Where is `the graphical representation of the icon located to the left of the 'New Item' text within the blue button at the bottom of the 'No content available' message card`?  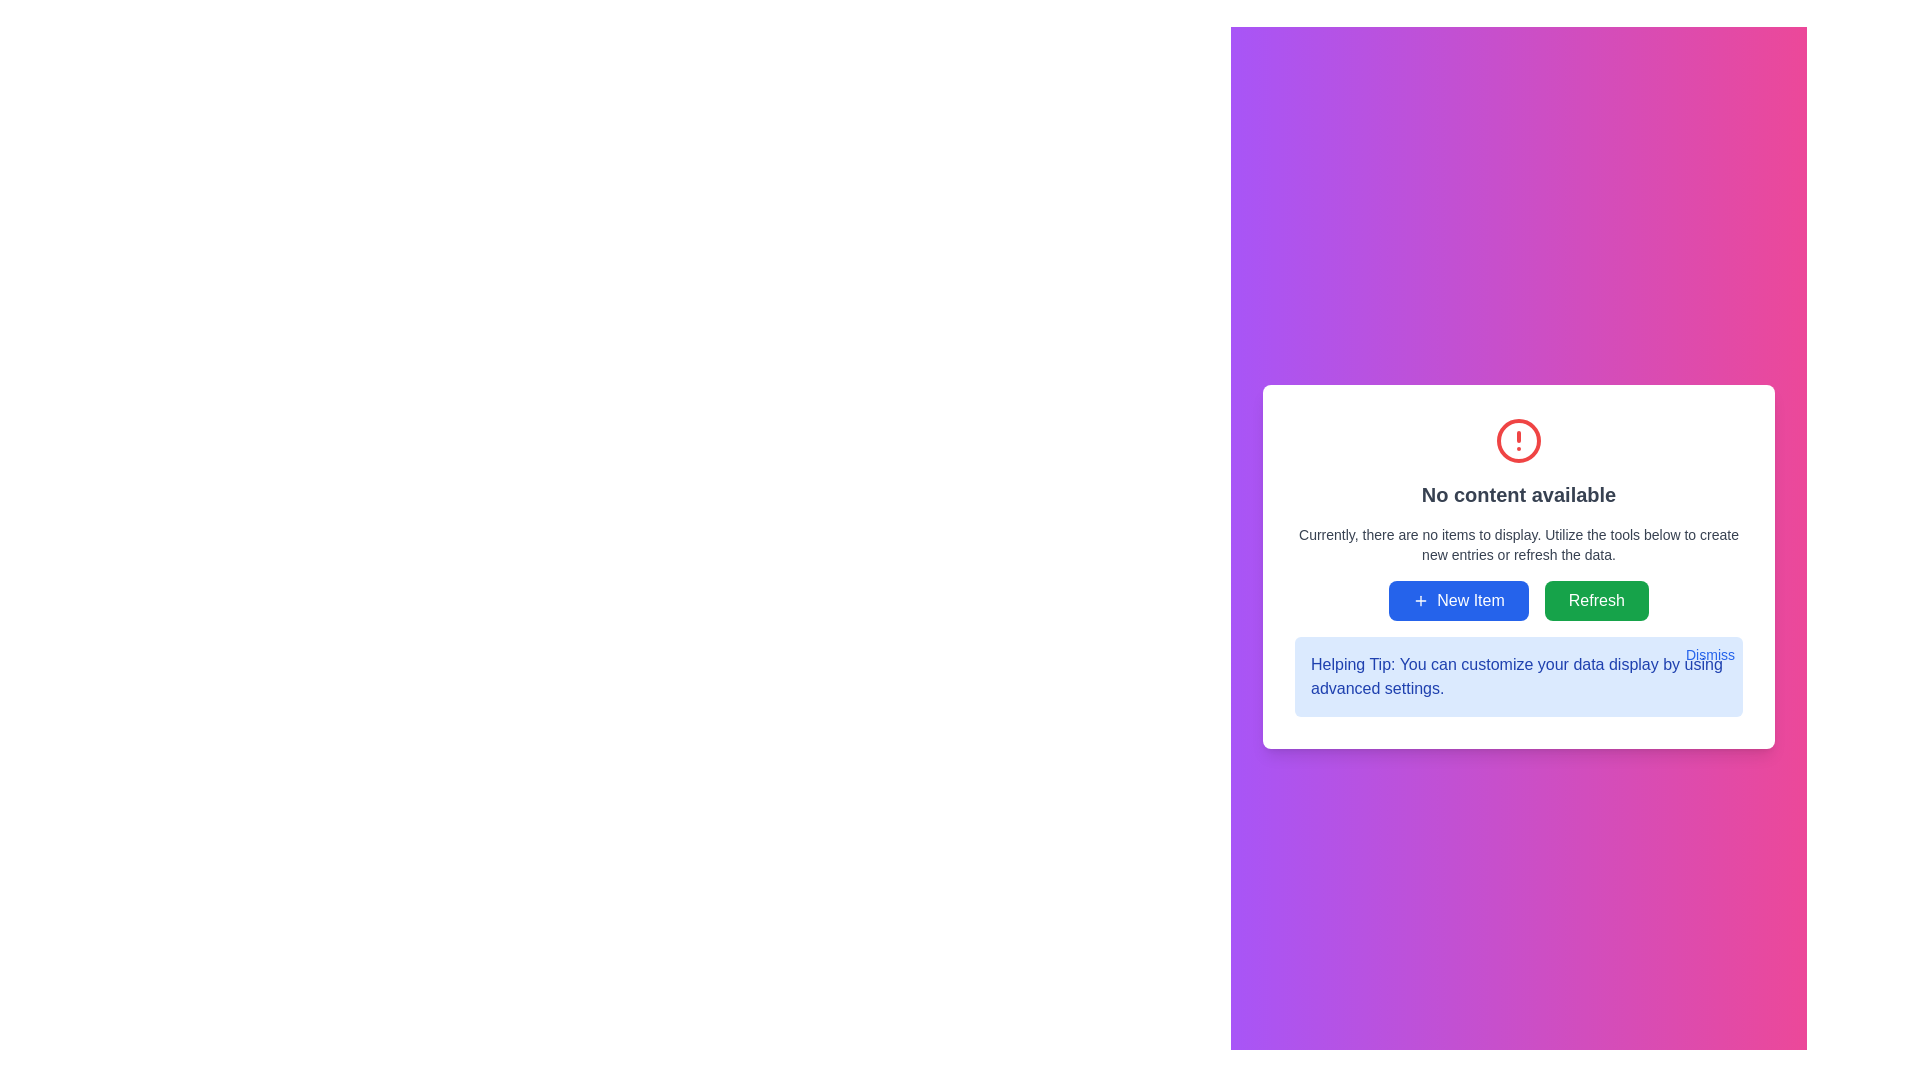
the graphical representation of the icon located to the left of the 'New Item' text within the blue button at the bottom of the 'No content available' message card is located at coordinates (1420, 600).